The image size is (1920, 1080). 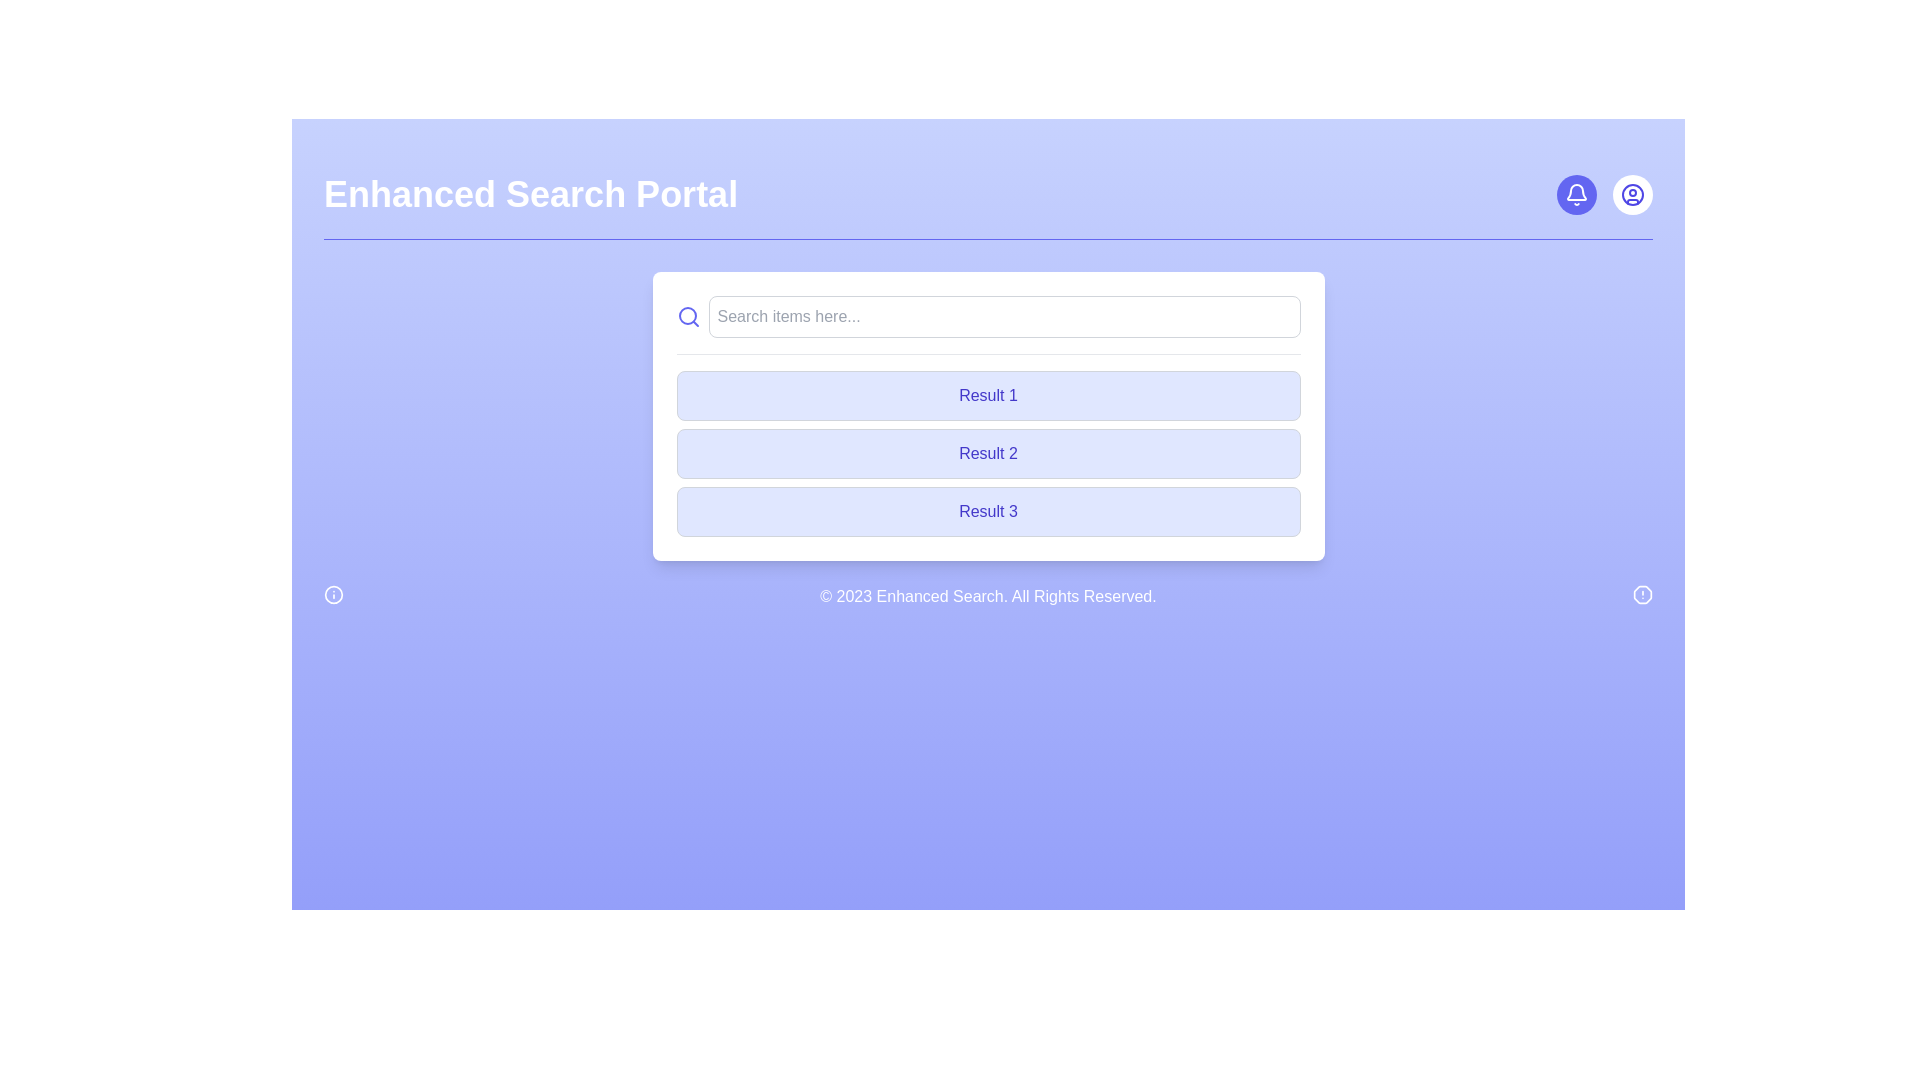 I want to click on the last Static Display Box in the vertical list, which displays a specific search result or category, so click(x=988, y=511).